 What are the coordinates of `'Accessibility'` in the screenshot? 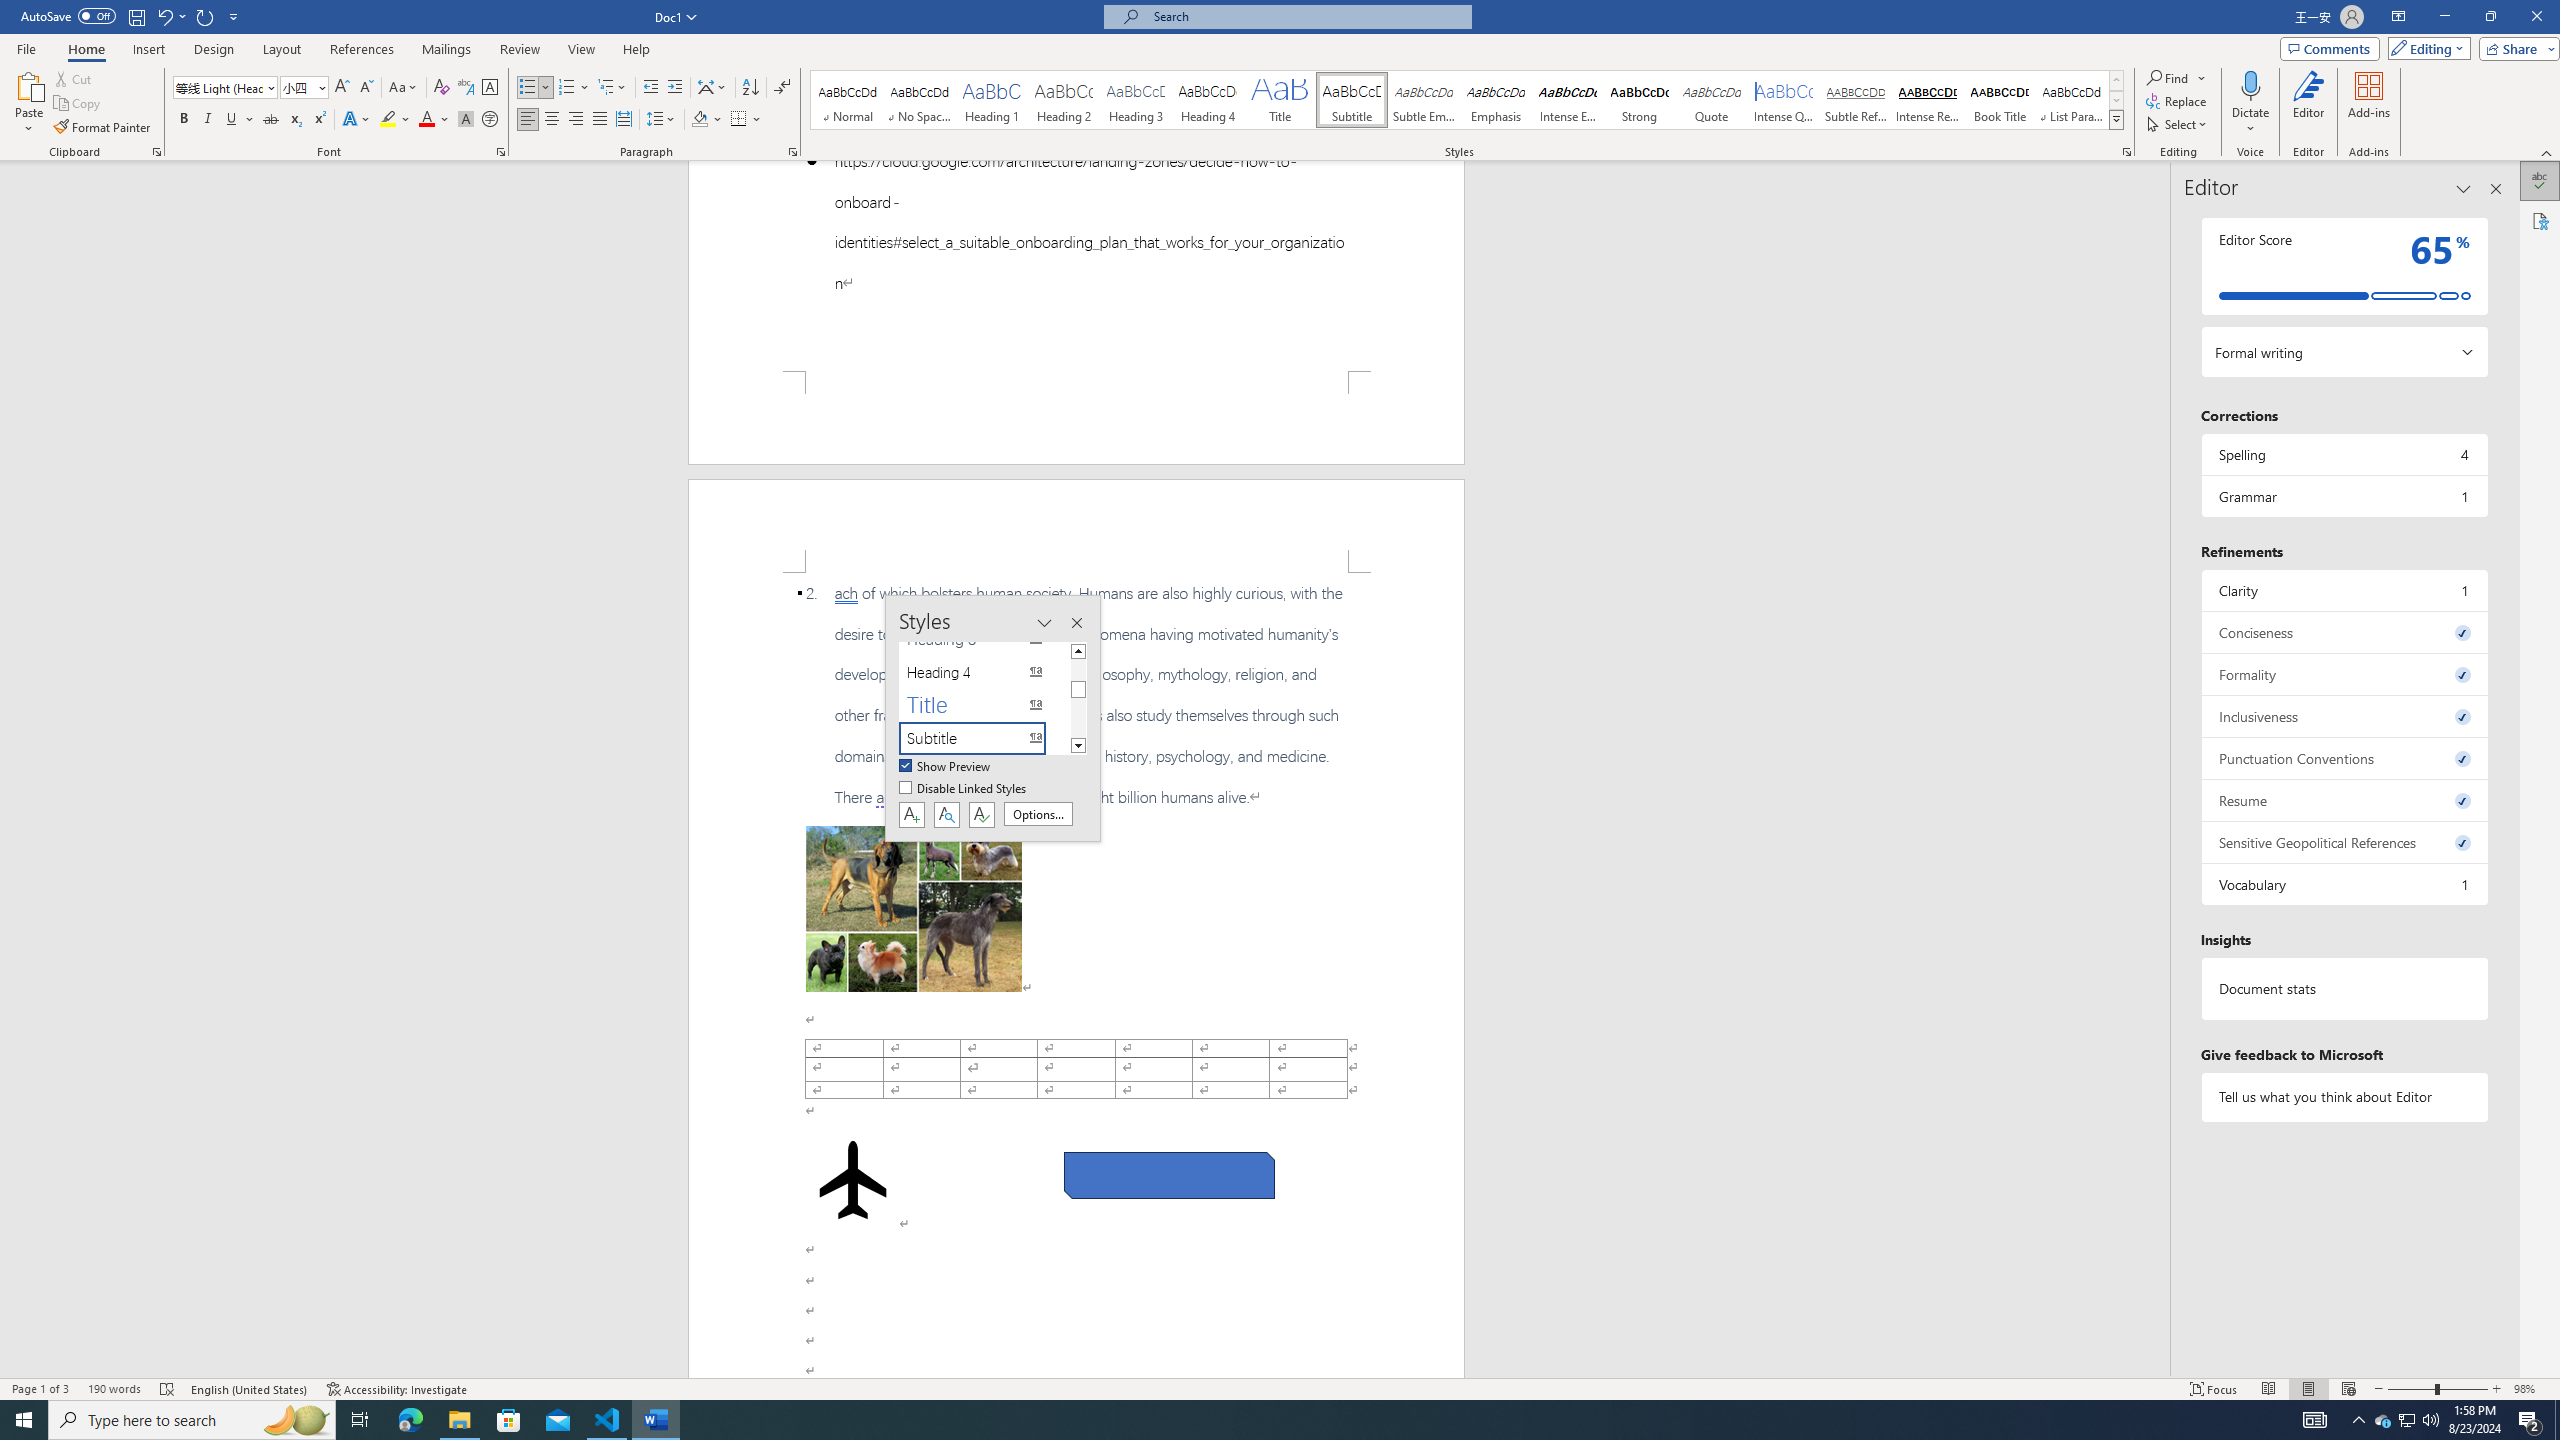 It's located at (2539, 221).